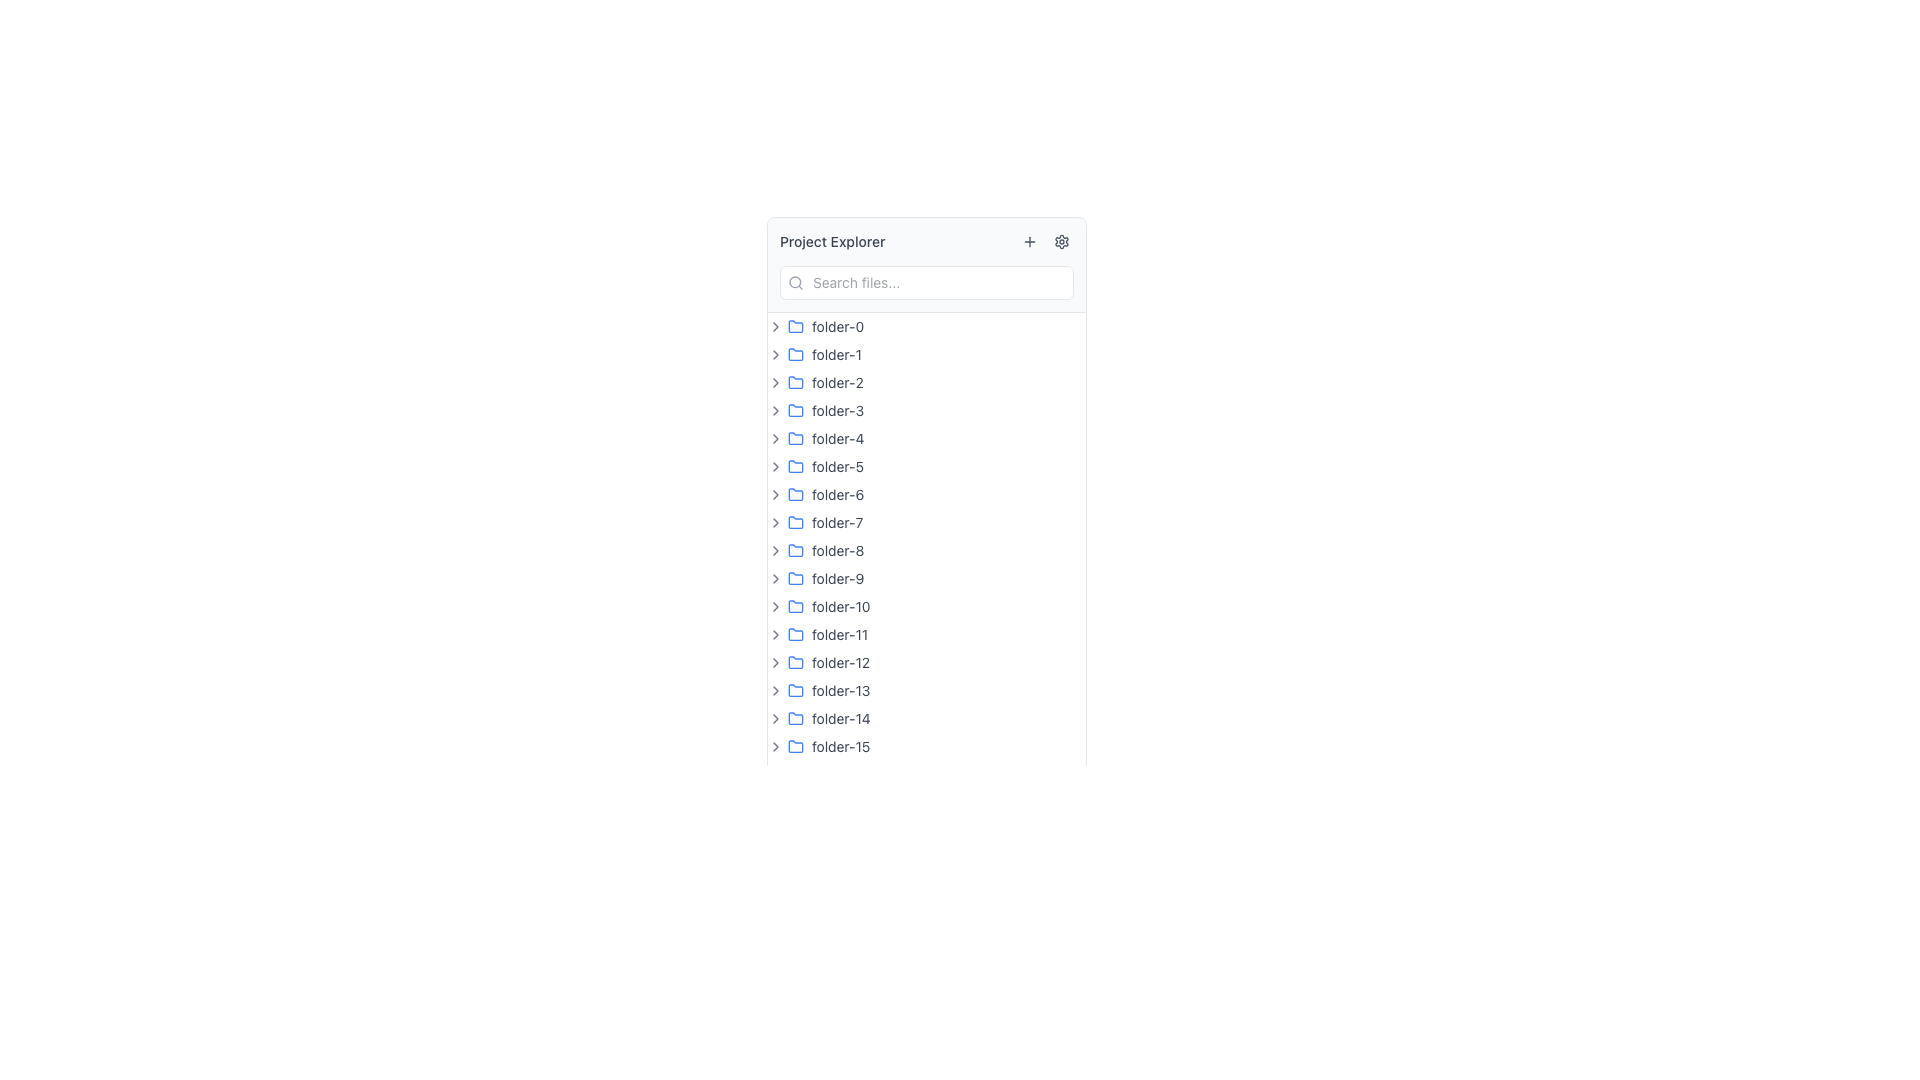 This screenshot has width=1920, height=1080. Describe the element at coordinates (925, 326) in the screenshot. I see `the first collapsible folder entry in the Project Explorer` at that location.